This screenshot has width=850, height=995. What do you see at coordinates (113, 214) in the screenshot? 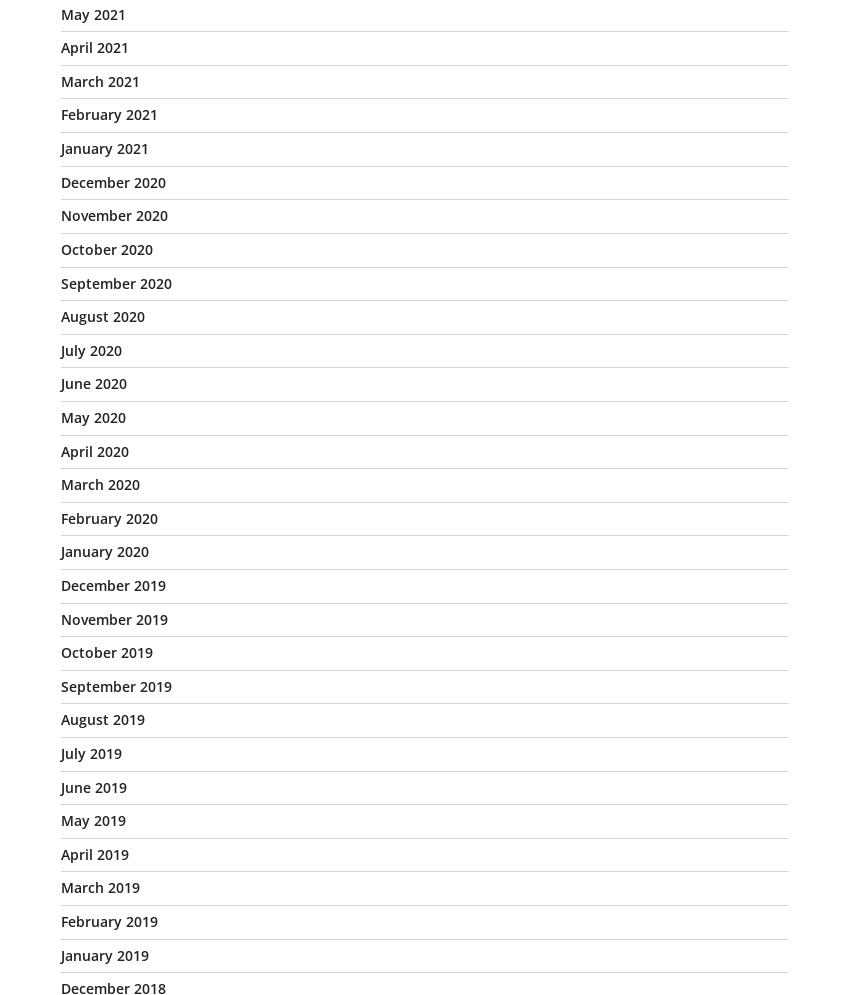
I see `'November 2020'` at bounding box center [113, 214].